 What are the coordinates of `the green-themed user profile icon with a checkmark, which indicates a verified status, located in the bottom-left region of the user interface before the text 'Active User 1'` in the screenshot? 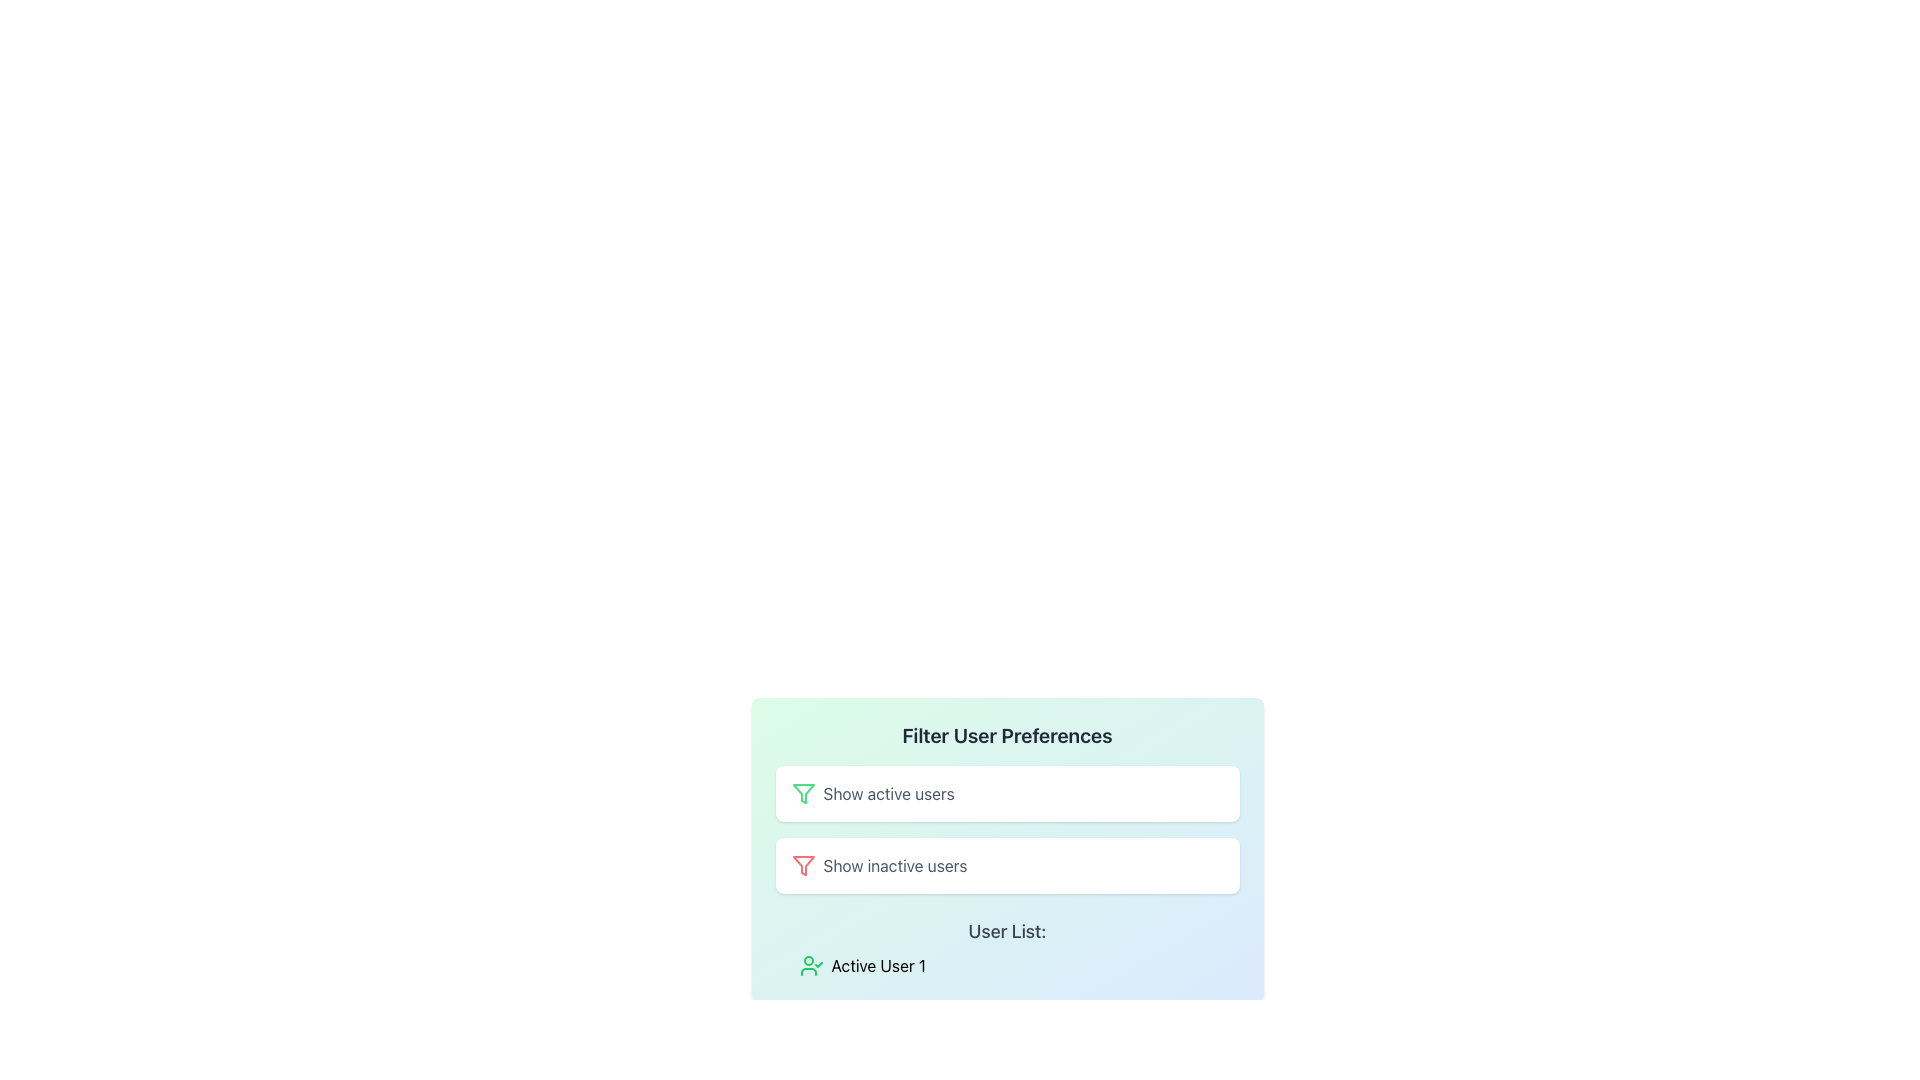 It's located at (811, 964).